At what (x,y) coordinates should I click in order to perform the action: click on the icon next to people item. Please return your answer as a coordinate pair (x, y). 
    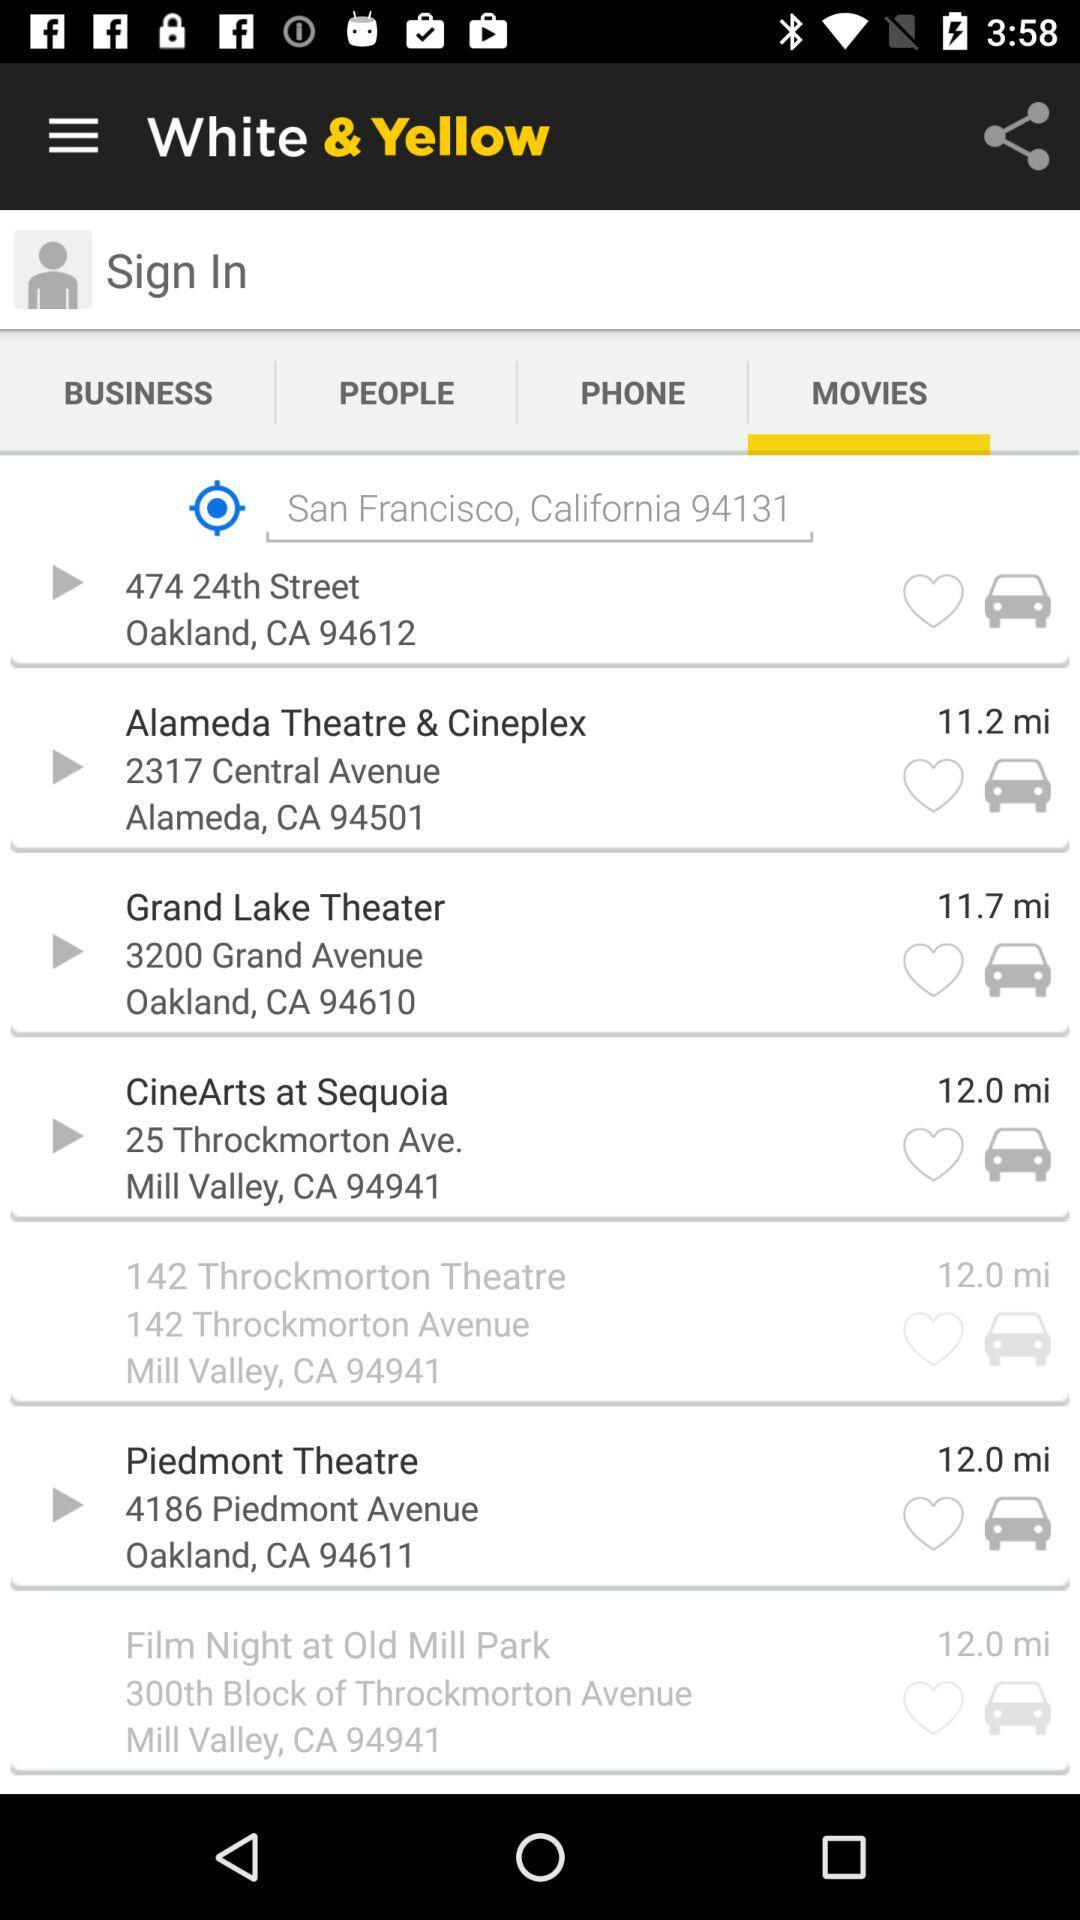
    Looking at the image, I should click on (632, 392).